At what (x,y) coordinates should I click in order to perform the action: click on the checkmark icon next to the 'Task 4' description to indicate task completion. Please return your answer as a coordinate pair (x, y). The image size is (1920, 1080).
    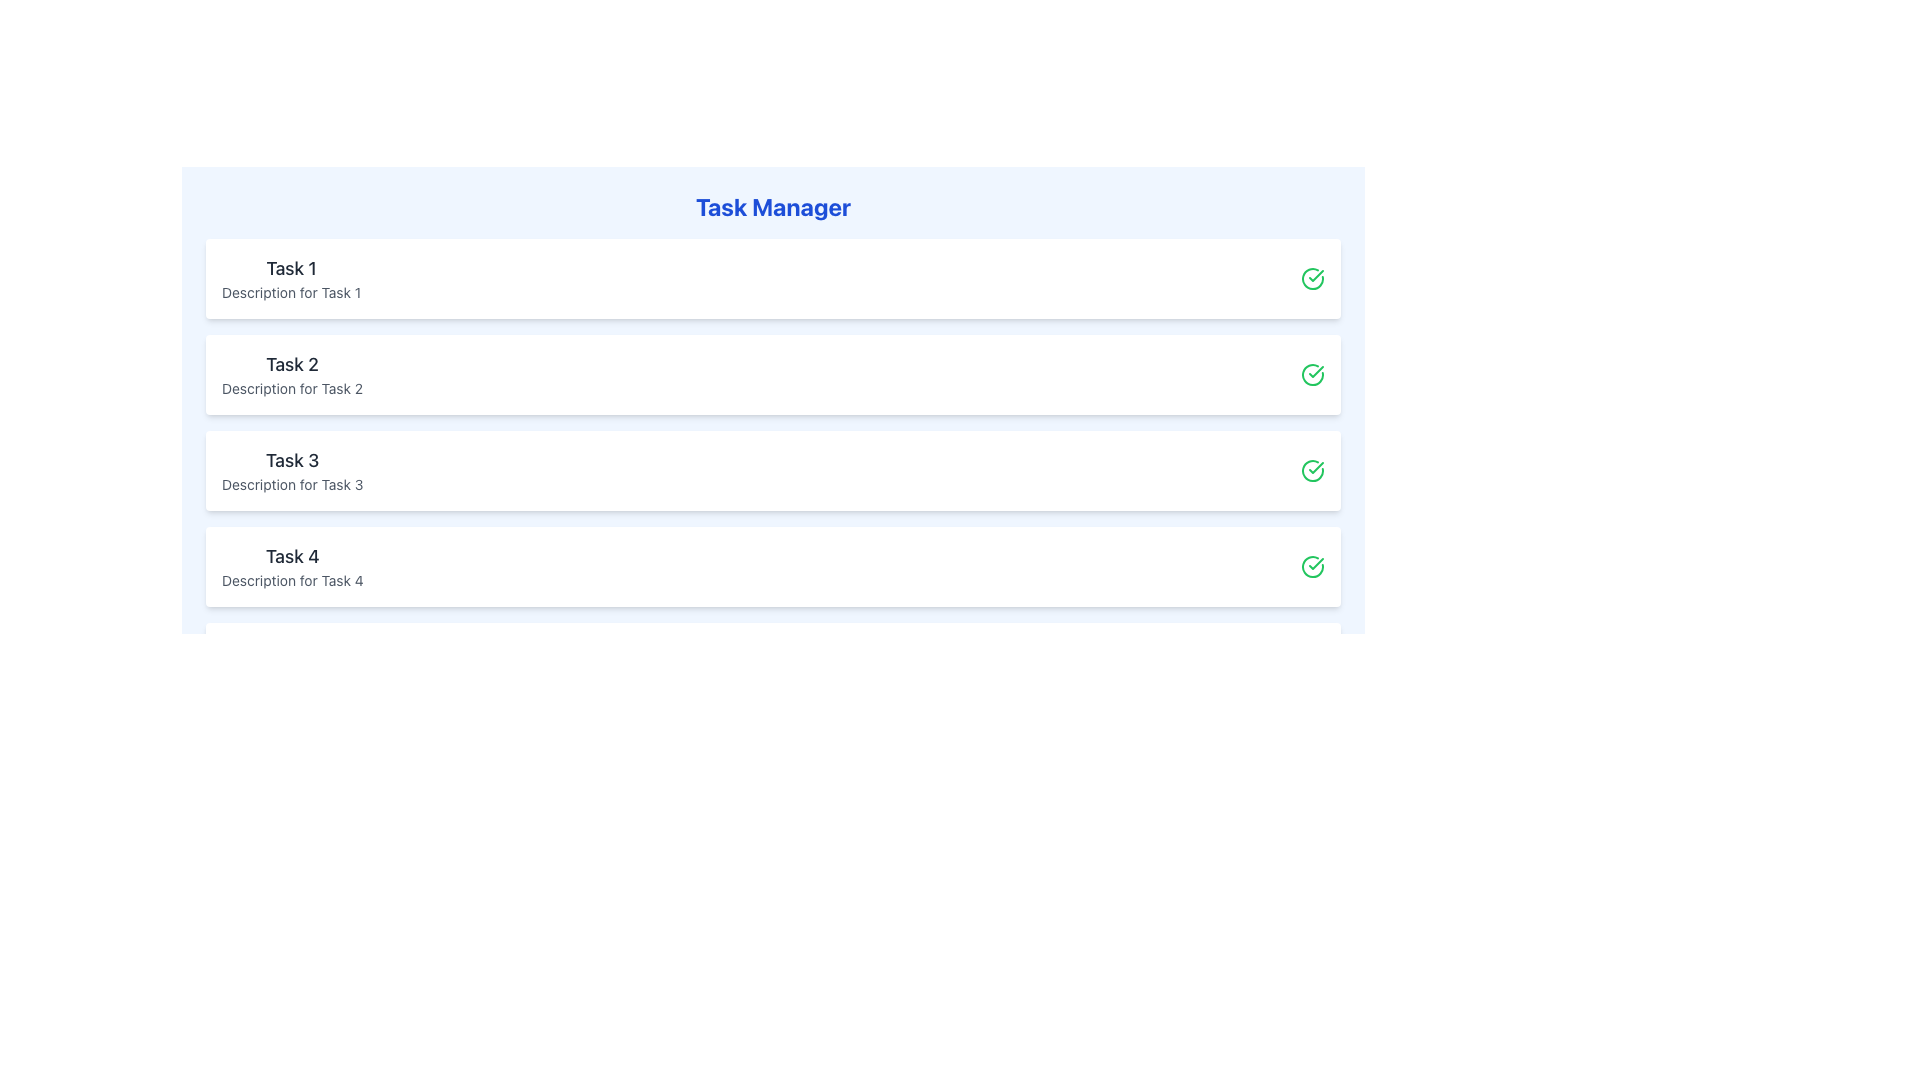
    Looking at the image, I should click on (1316, 563).